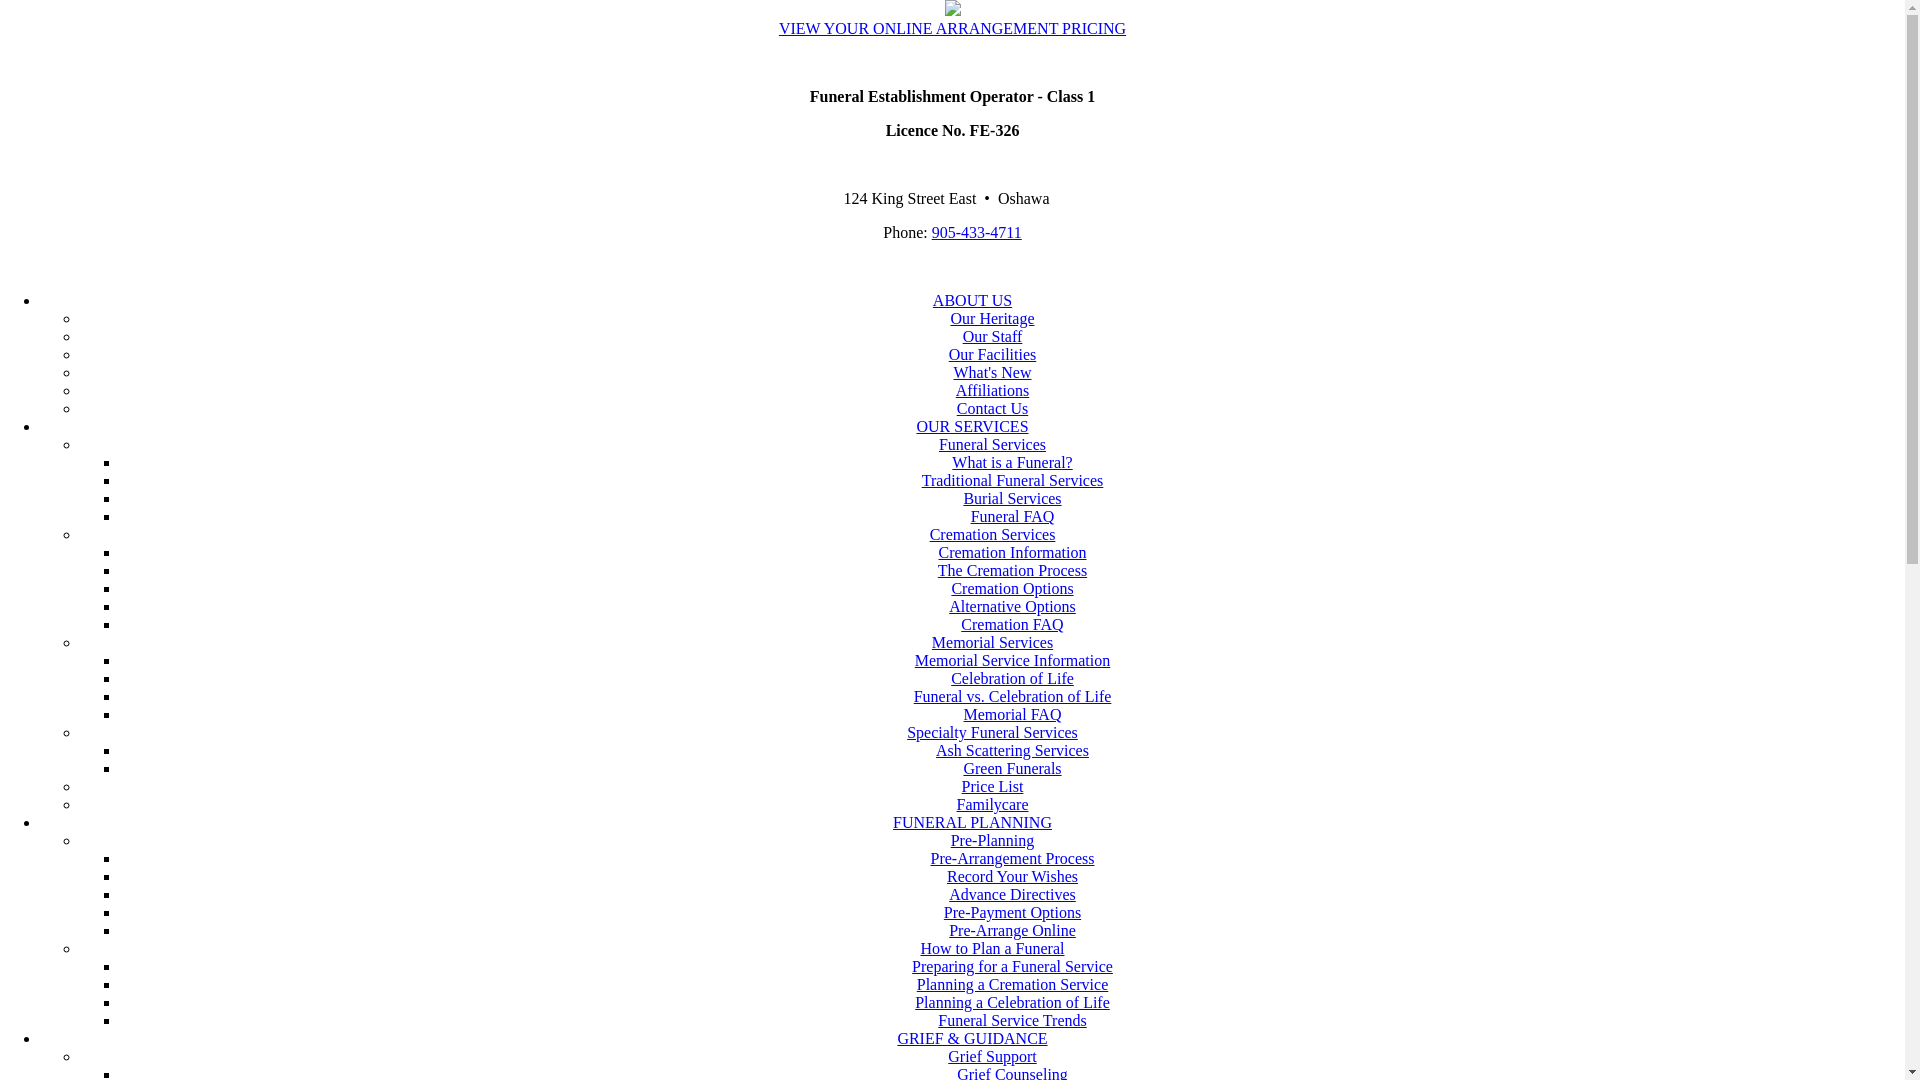  What do you see at coordinates (938, 552) in the screenshot?
I see `'Cremation Information'` at bounding box center [938, 552].